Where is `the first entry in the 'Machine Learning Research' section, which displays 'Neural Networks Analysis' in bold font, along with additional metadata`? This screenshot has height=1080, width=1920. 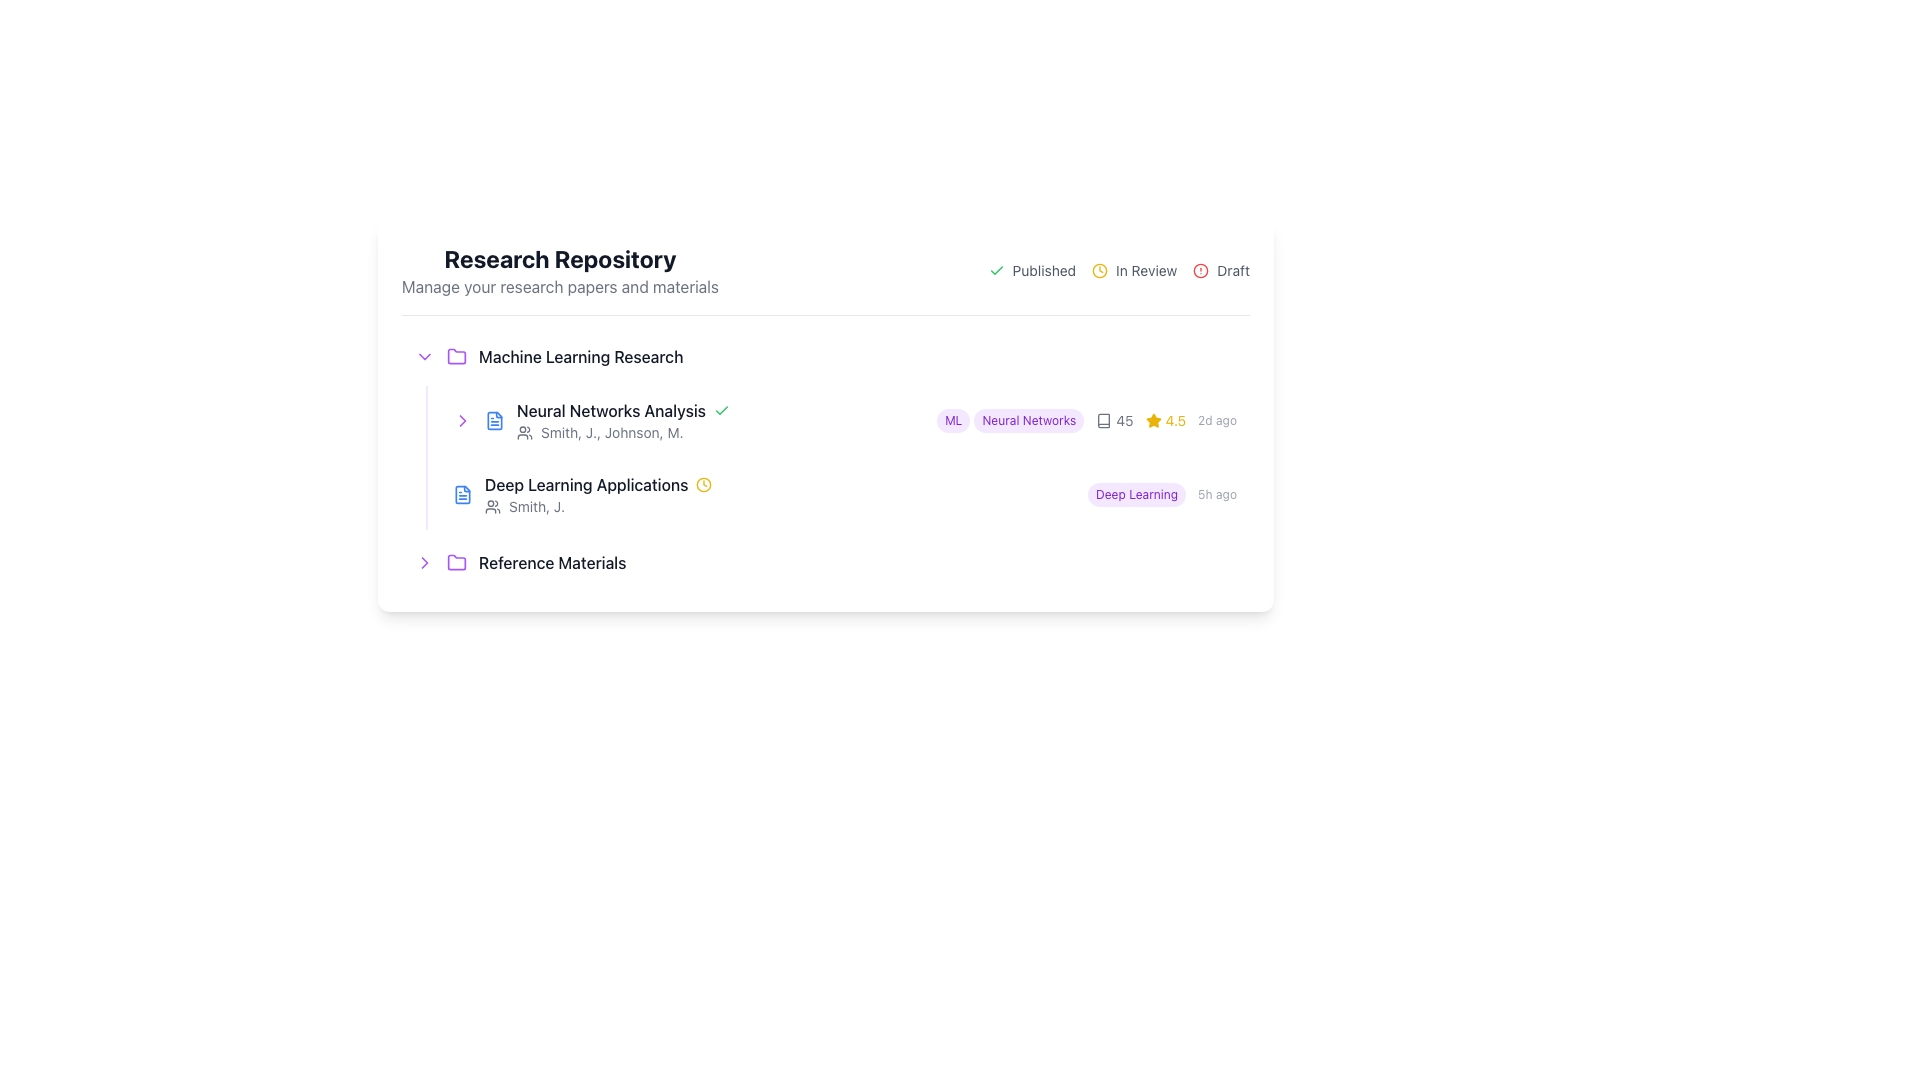 the first entry in the 'Machine Learning Research' section, which displays 'Neural Networks Analysis' in bold font, along with additional metadata is located at coordinates (844, 419).